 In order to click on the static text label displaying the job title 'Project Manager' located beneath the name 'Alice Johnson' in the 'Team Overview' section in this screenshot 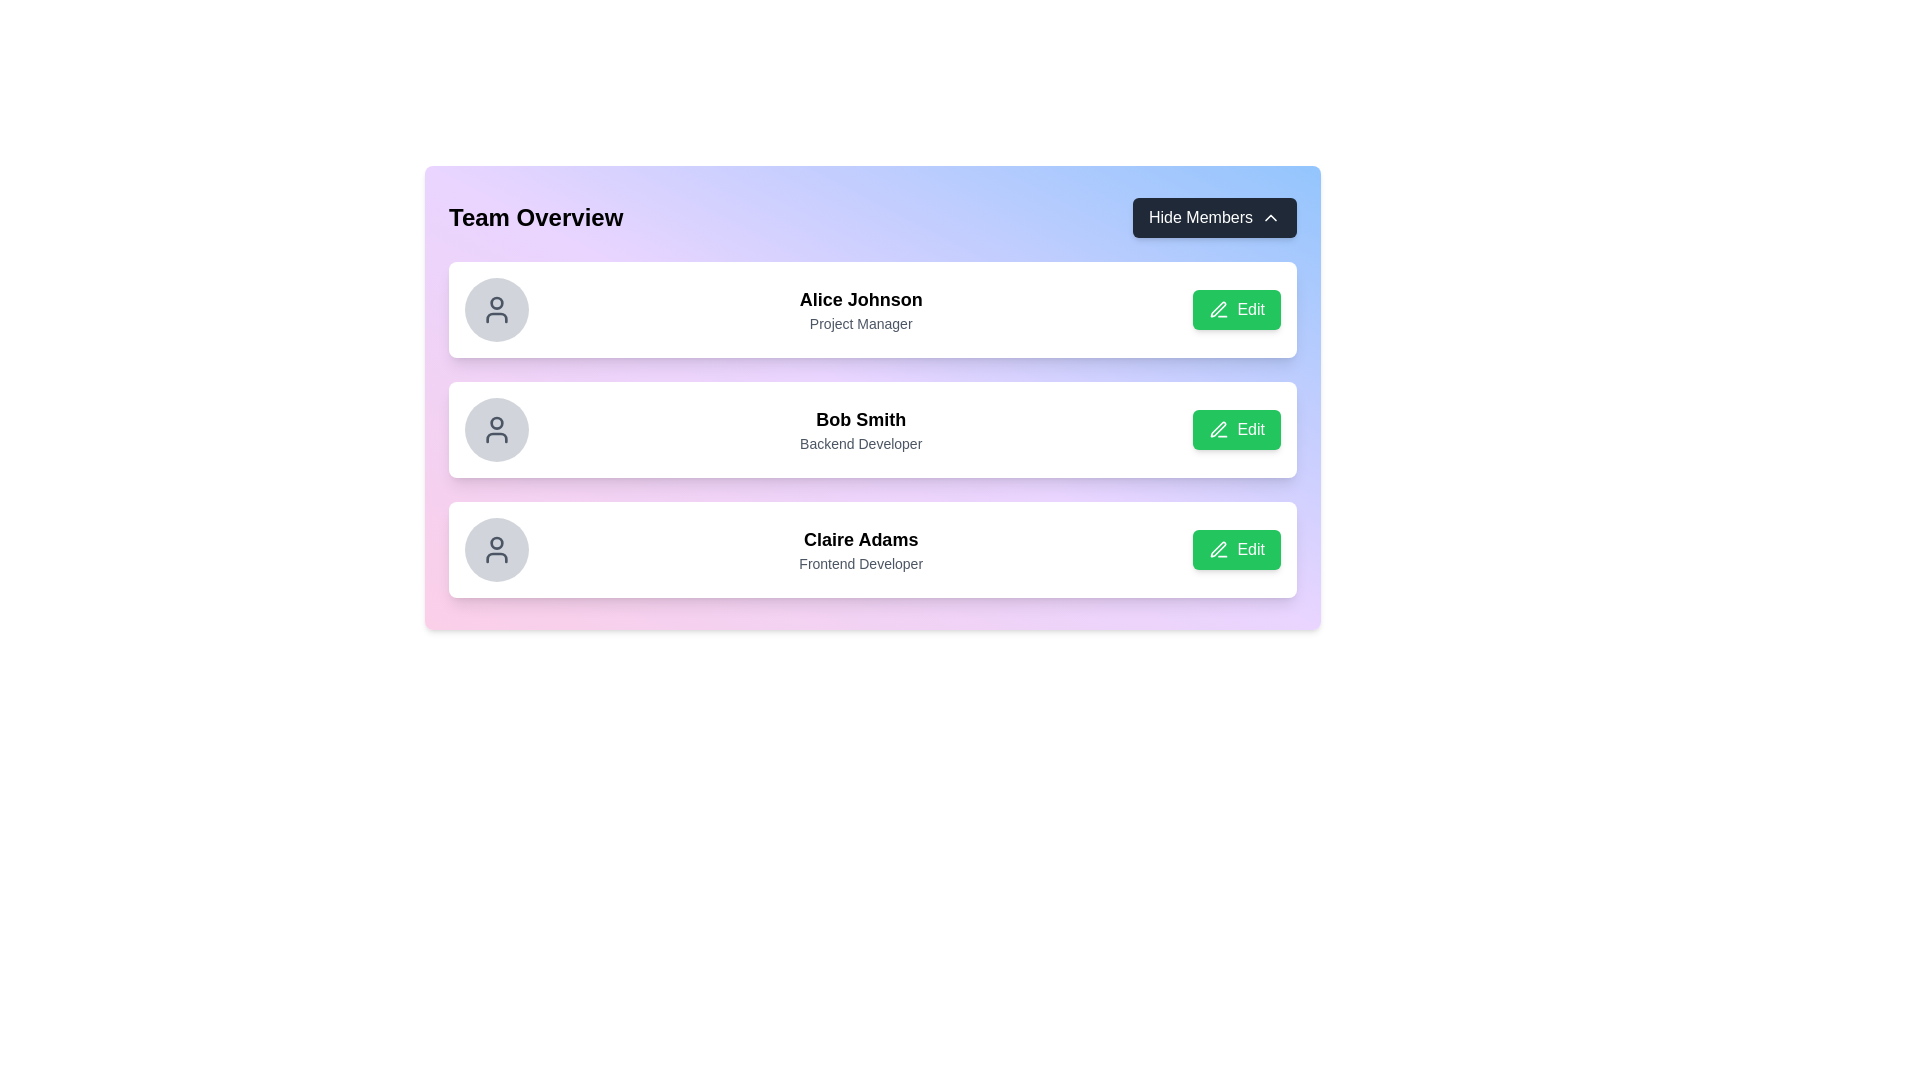, I will do `click(861, 323)`.